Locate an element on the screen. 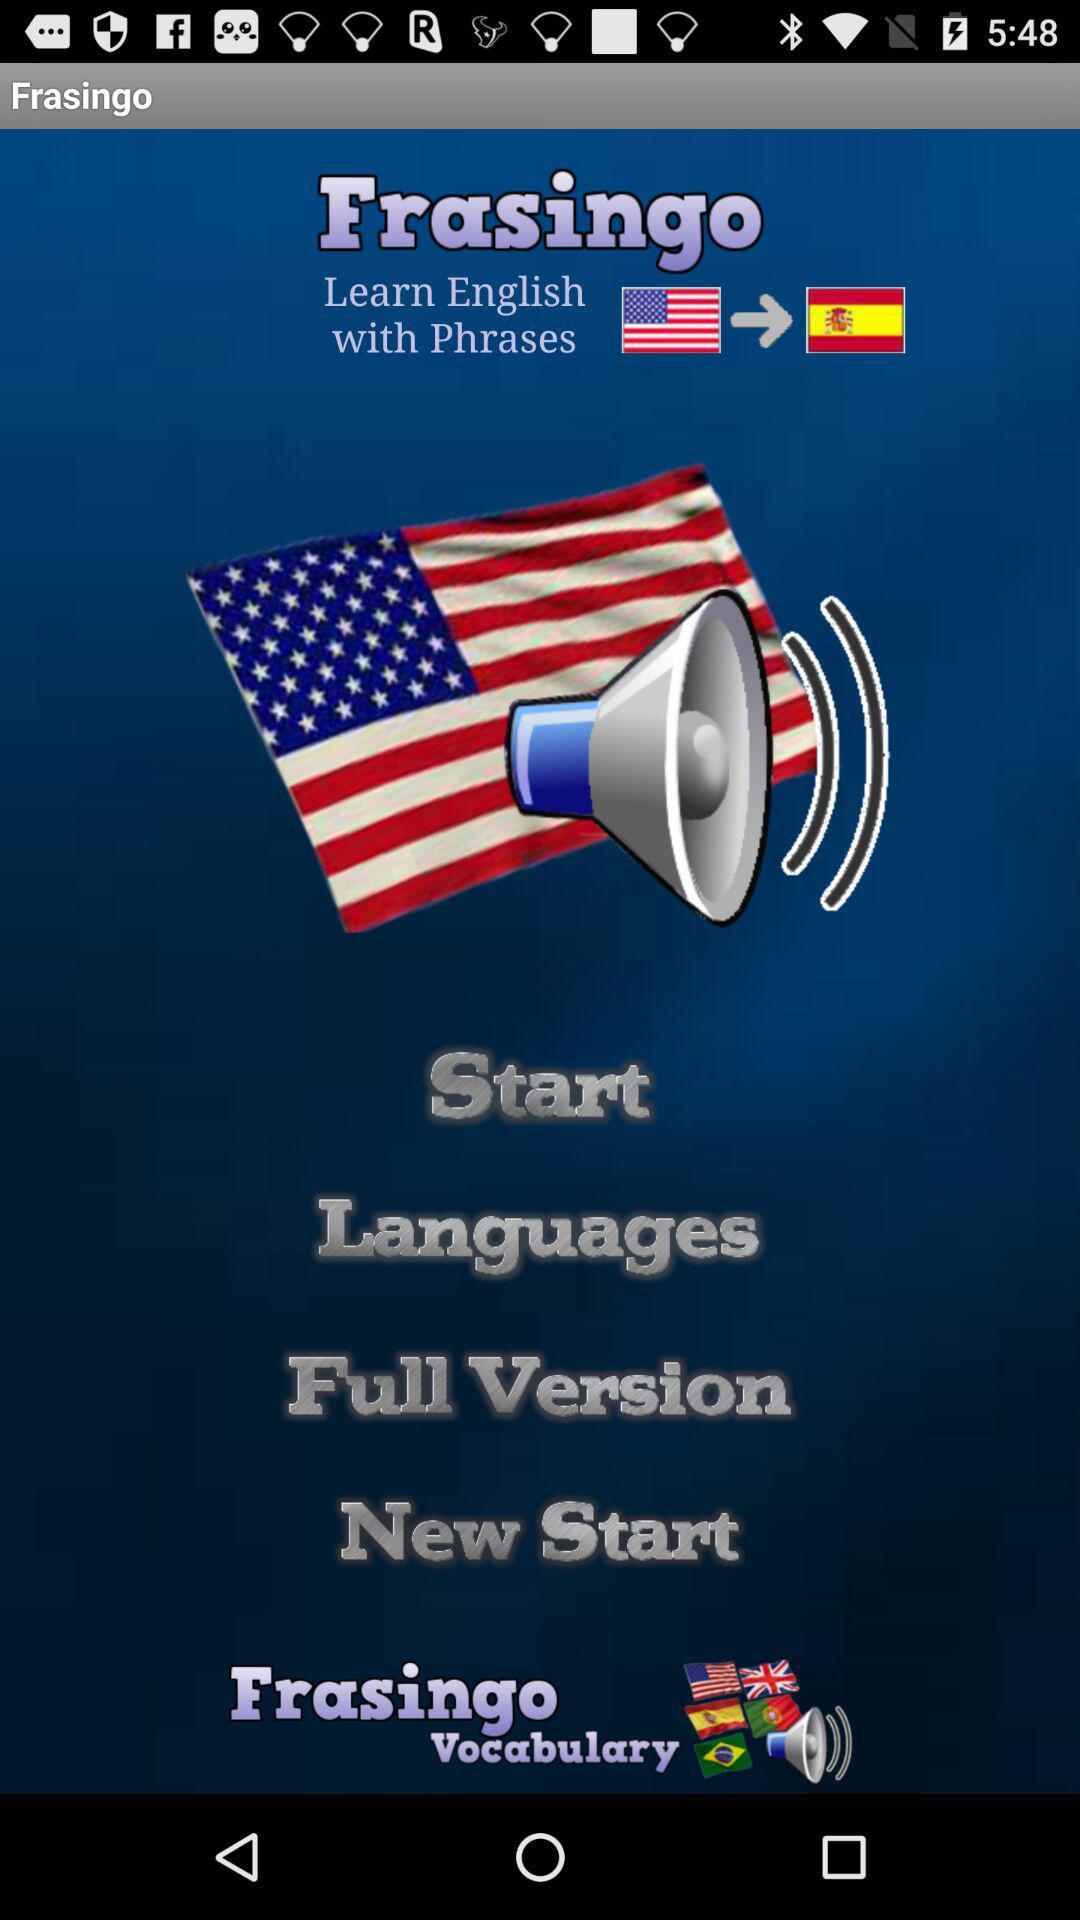 The image size is (1080, 1920). change language is located at coordinates (538, 1235).